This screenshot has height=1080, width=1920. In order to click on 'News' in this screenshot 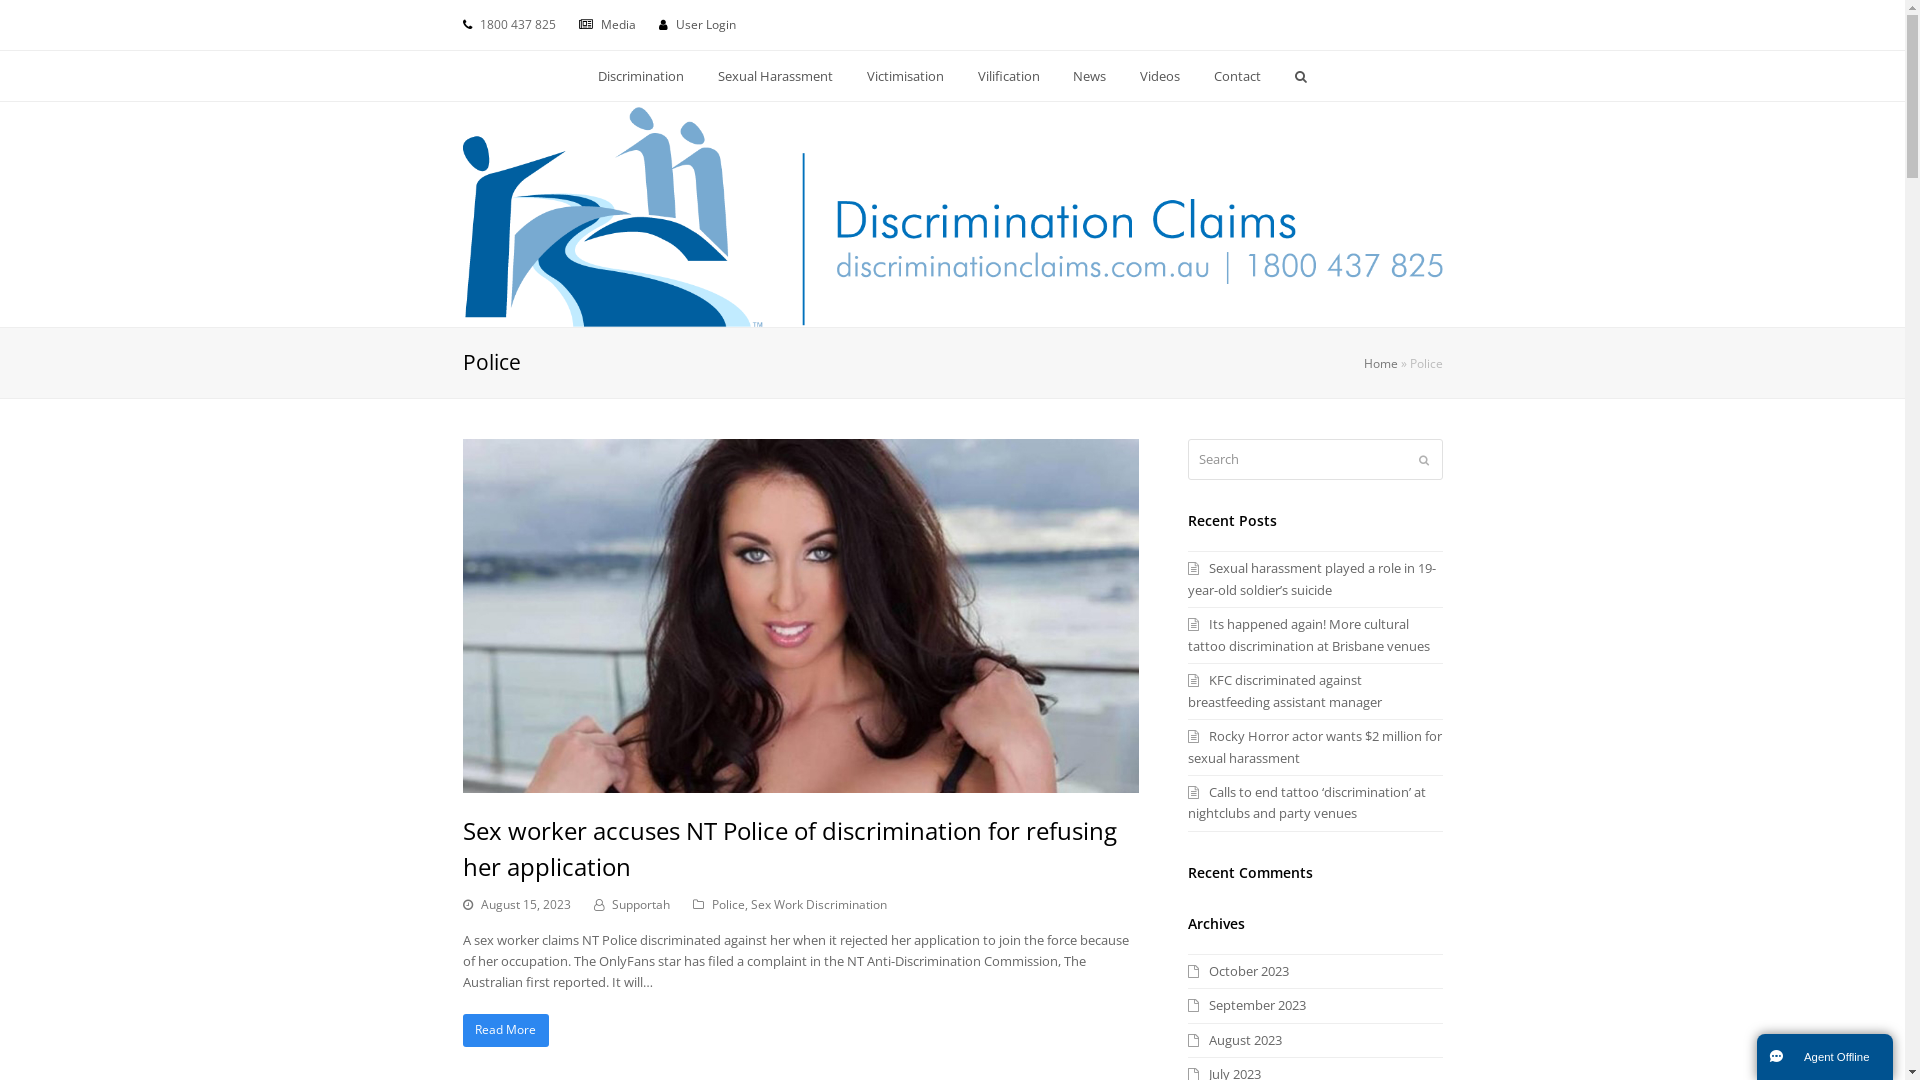, I will do `click(1088, 75)`.